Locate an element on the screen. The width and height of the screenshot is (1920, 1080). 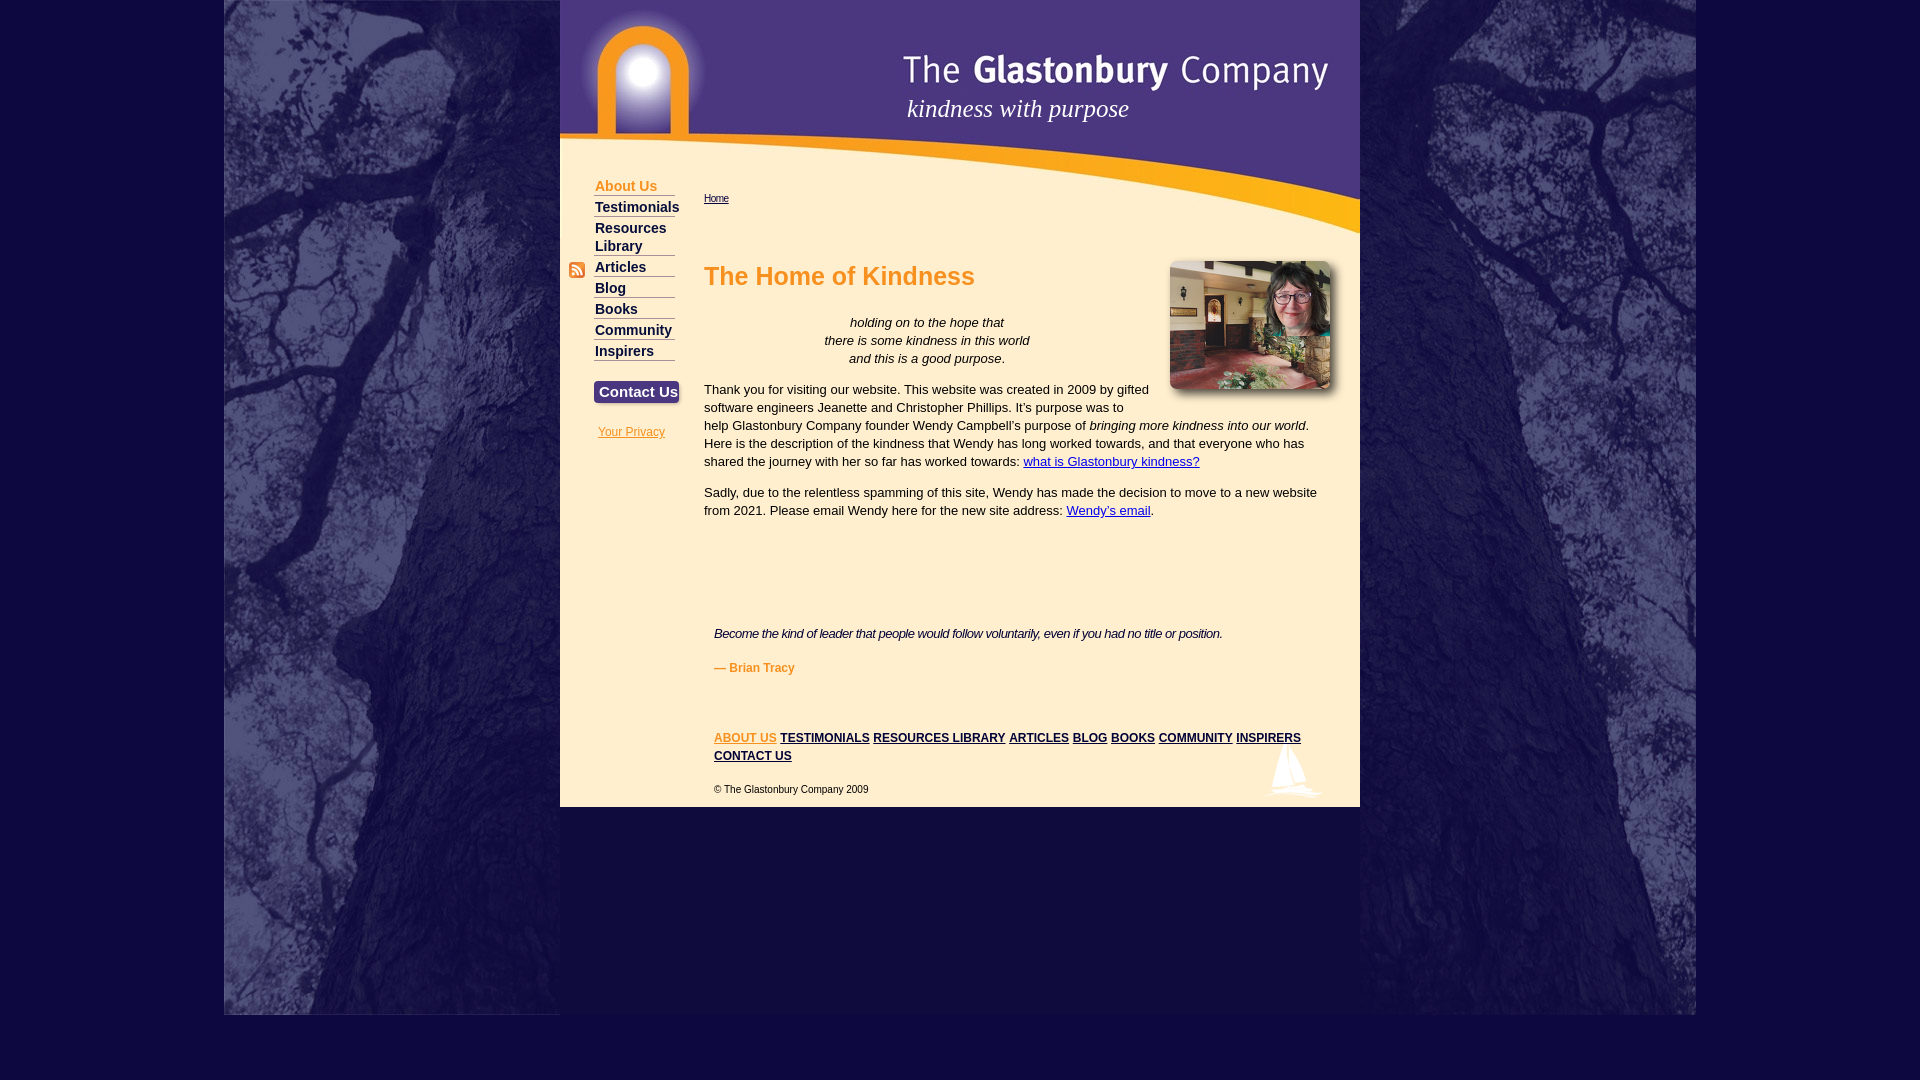
'TESTIMONIALS' is located at coordinates (824, 737).